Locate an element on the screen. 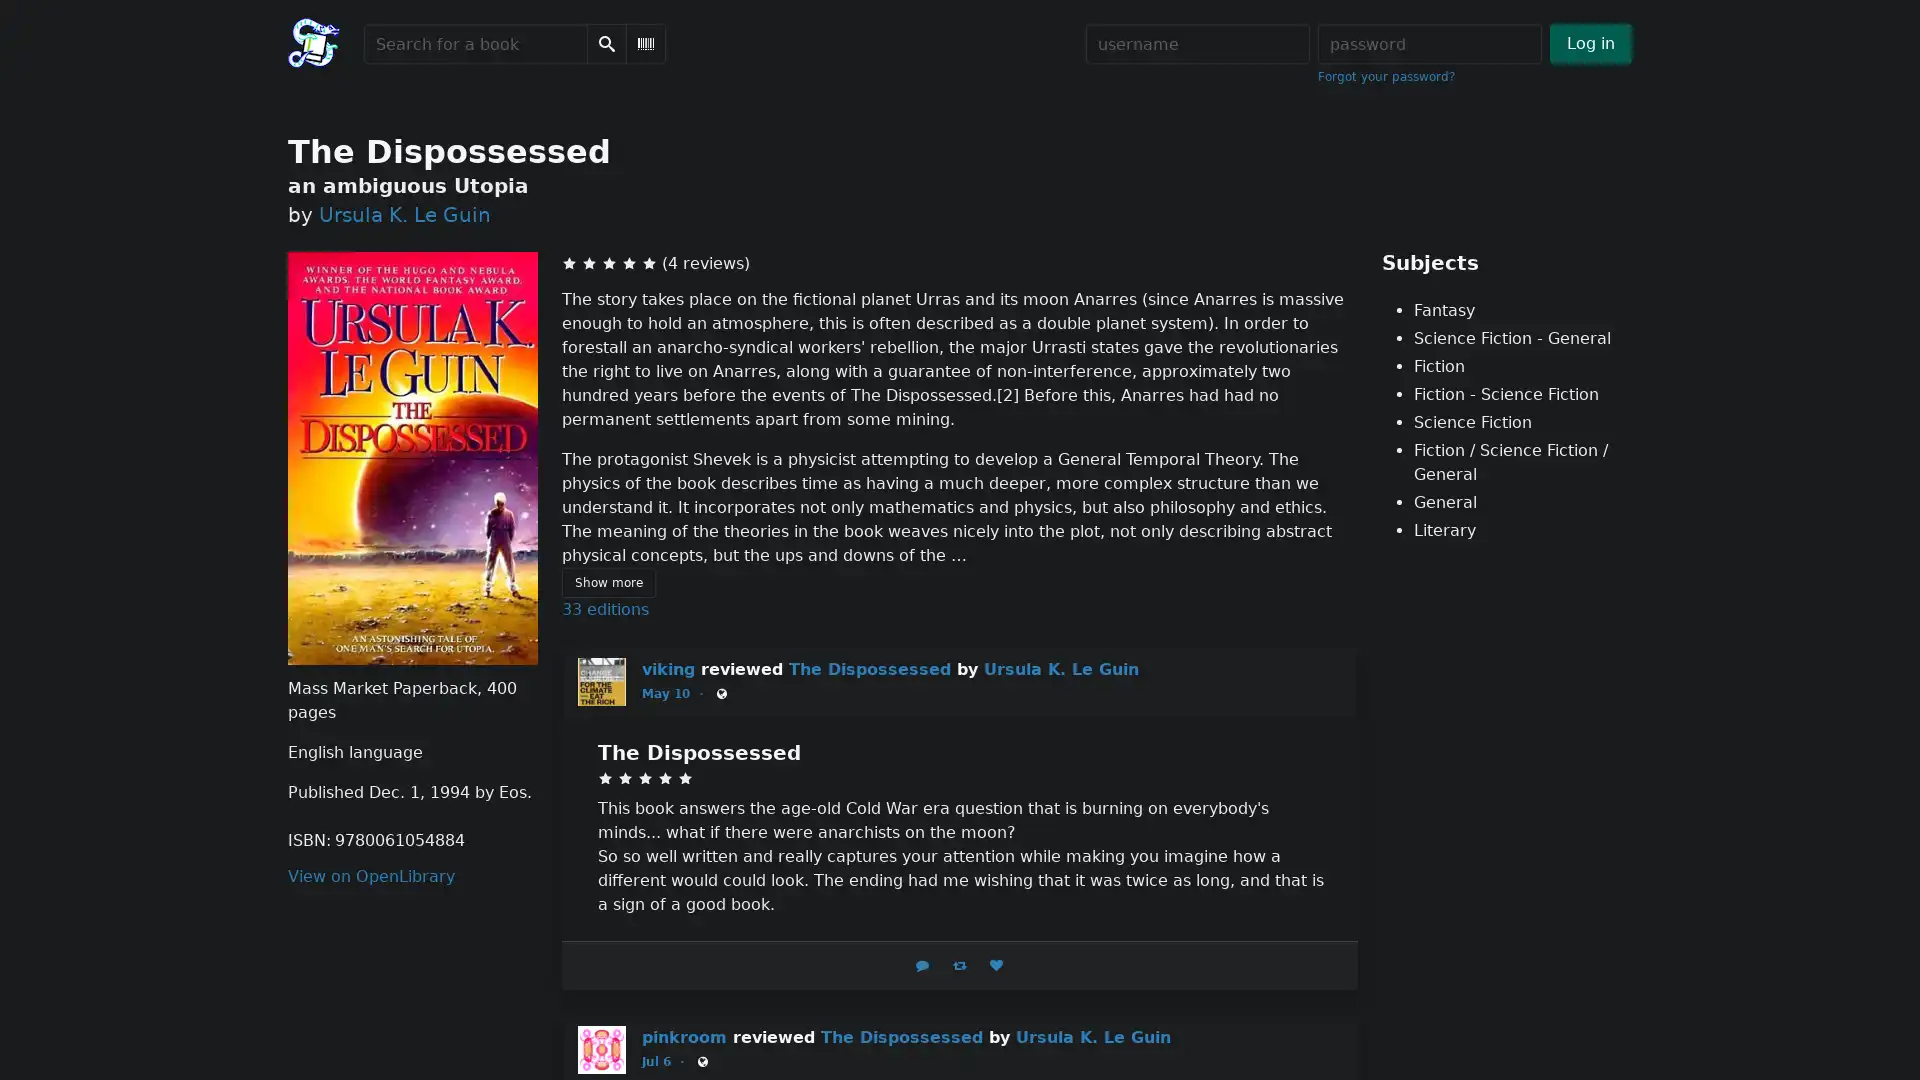 This screenshot has height=1080, width=1920. Show more is located at coordinates (607, 582).